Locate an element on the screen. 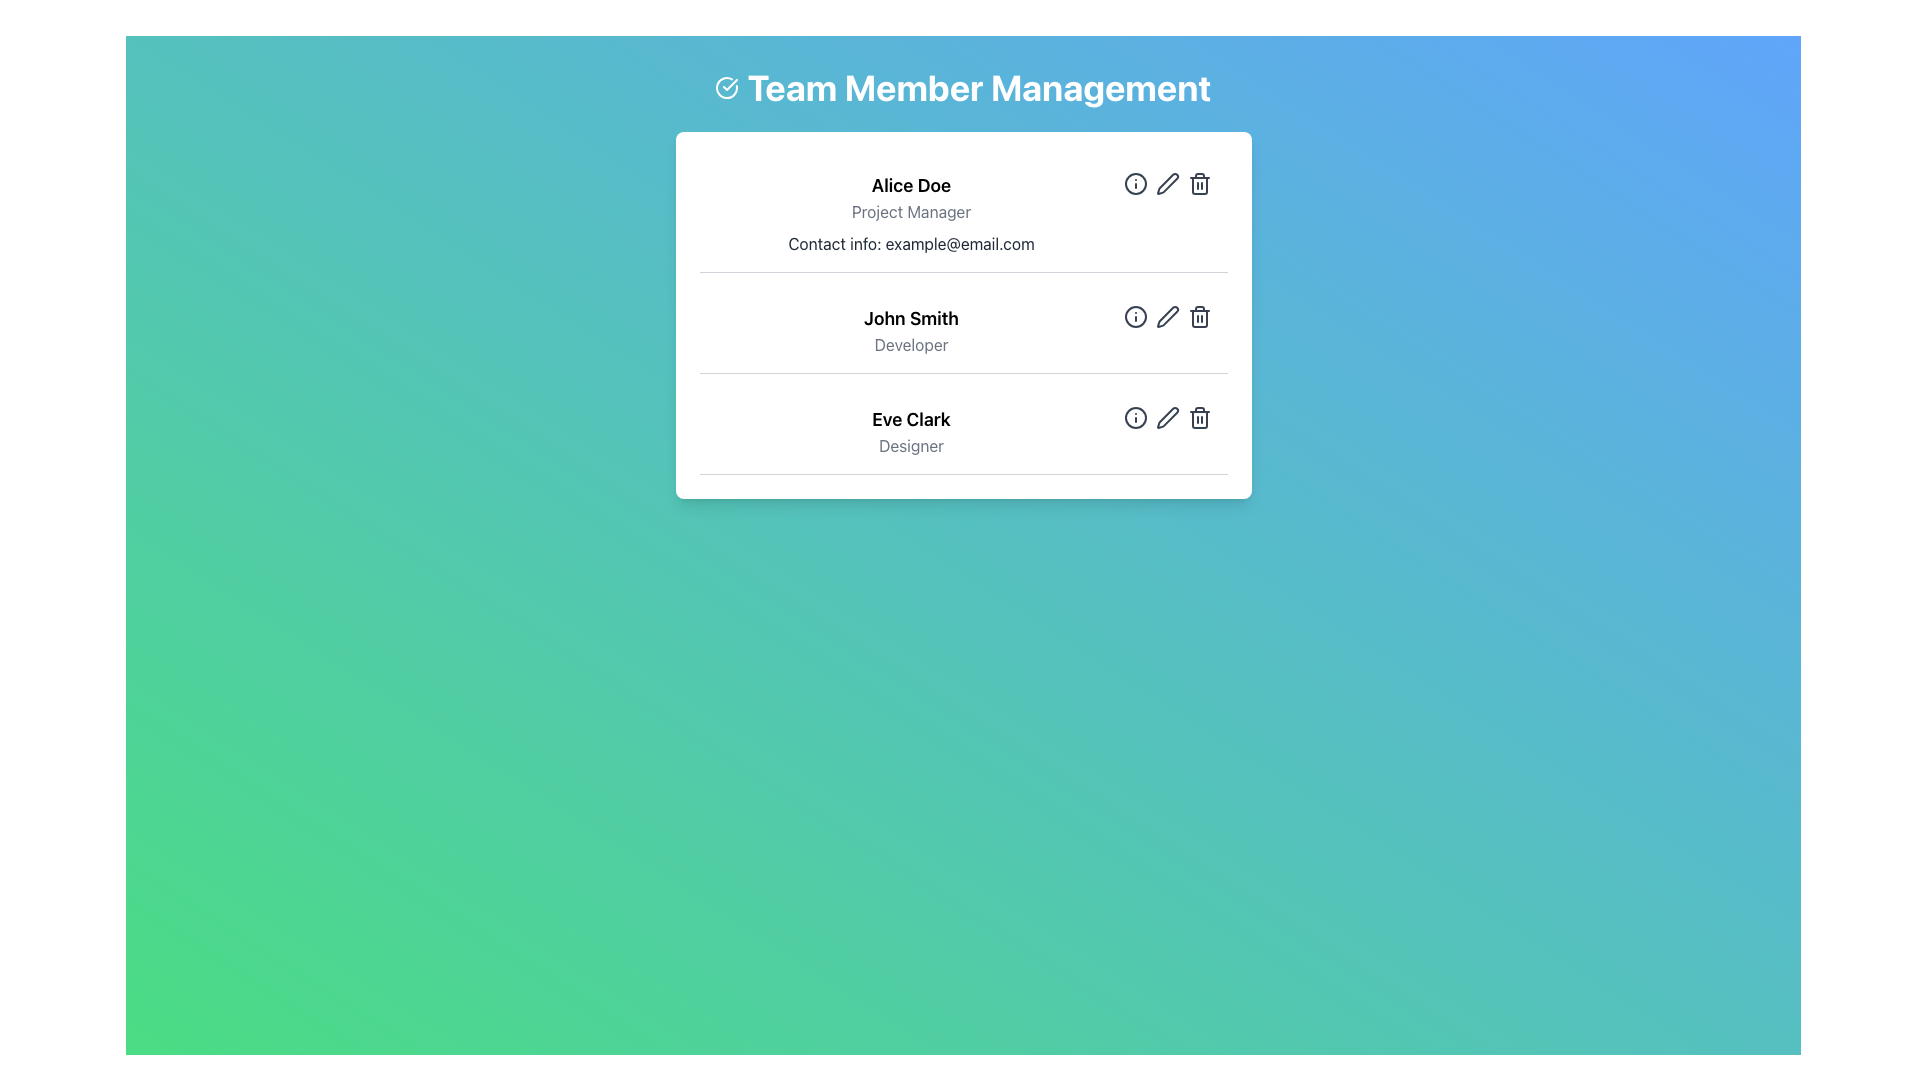 The height and width of the screenshot is (1080, 1920). the edit icon located in the second row of John Smith's entry card, positioned as the middle item among three action buttons aligned horizontally to the right side, to initiate editing is located at coordinates (1167, 315).